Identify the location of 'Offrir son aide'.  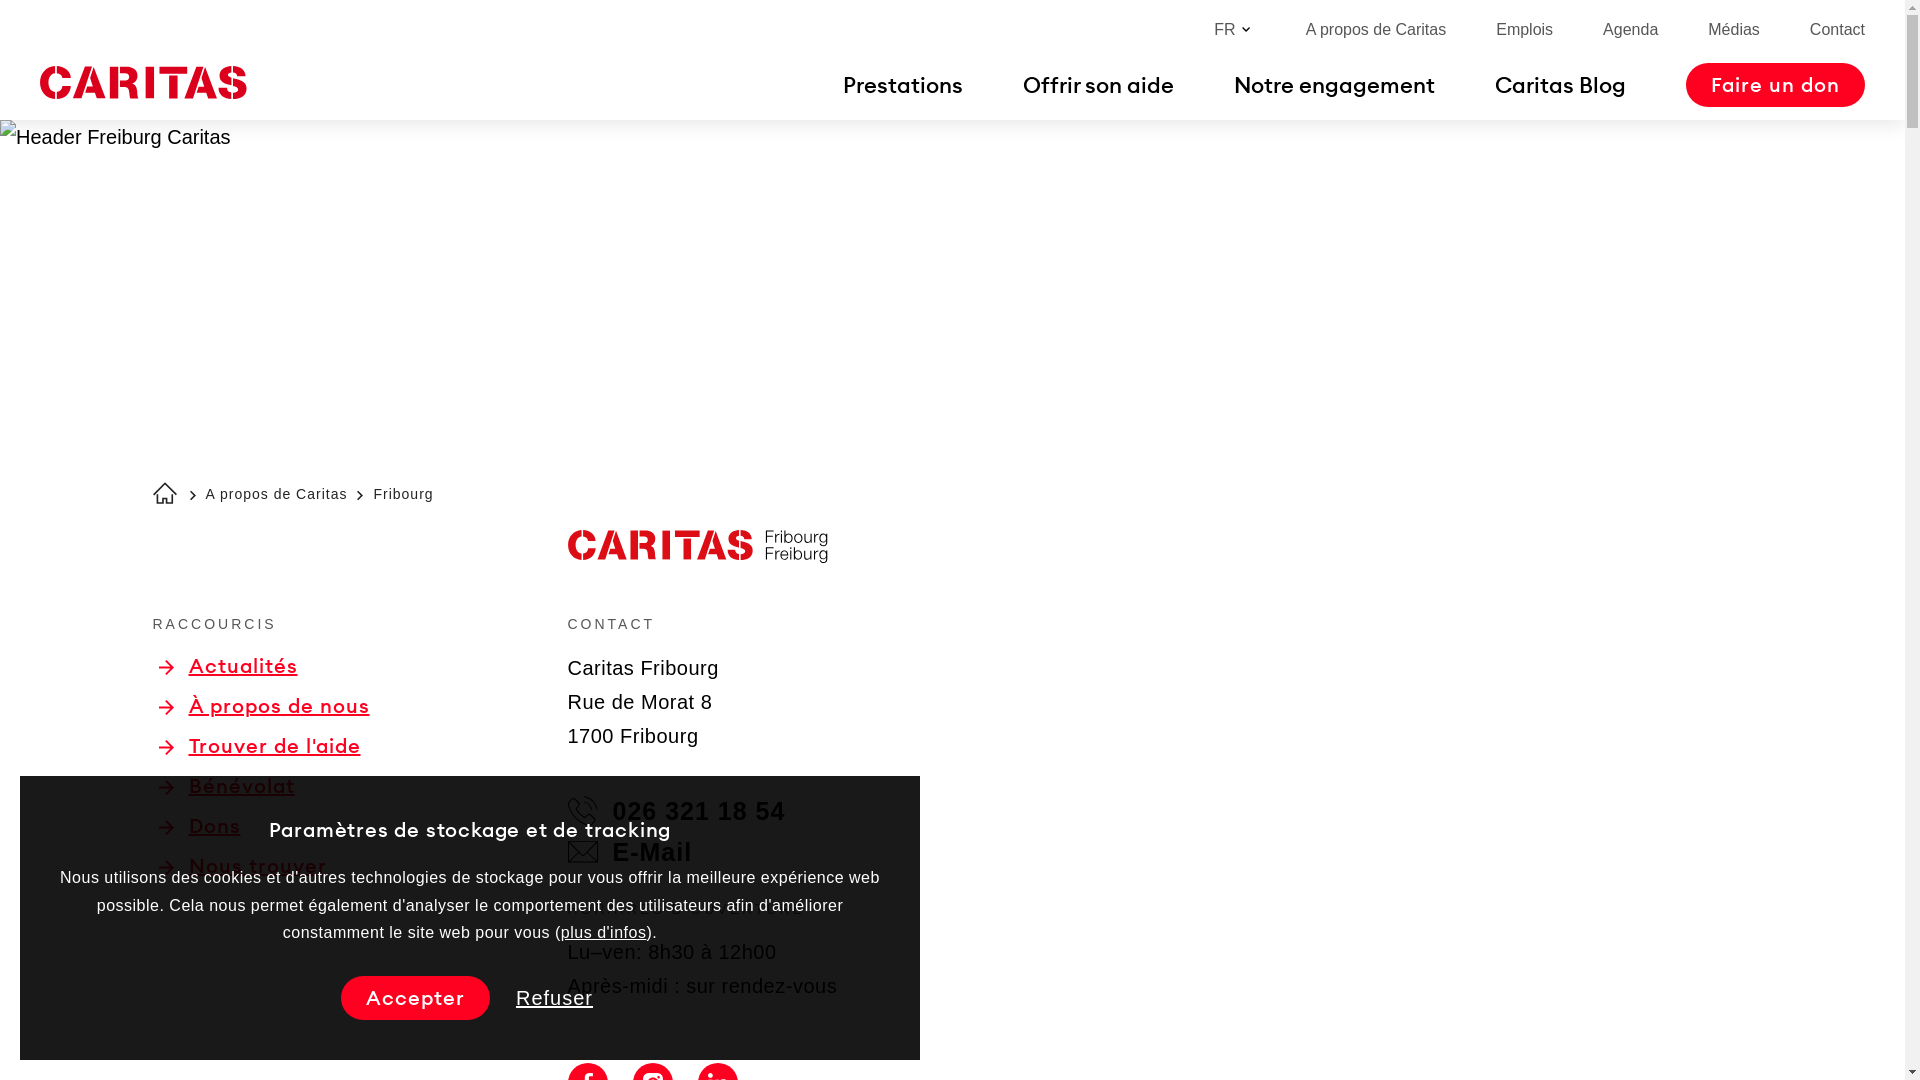
(1097, 83).